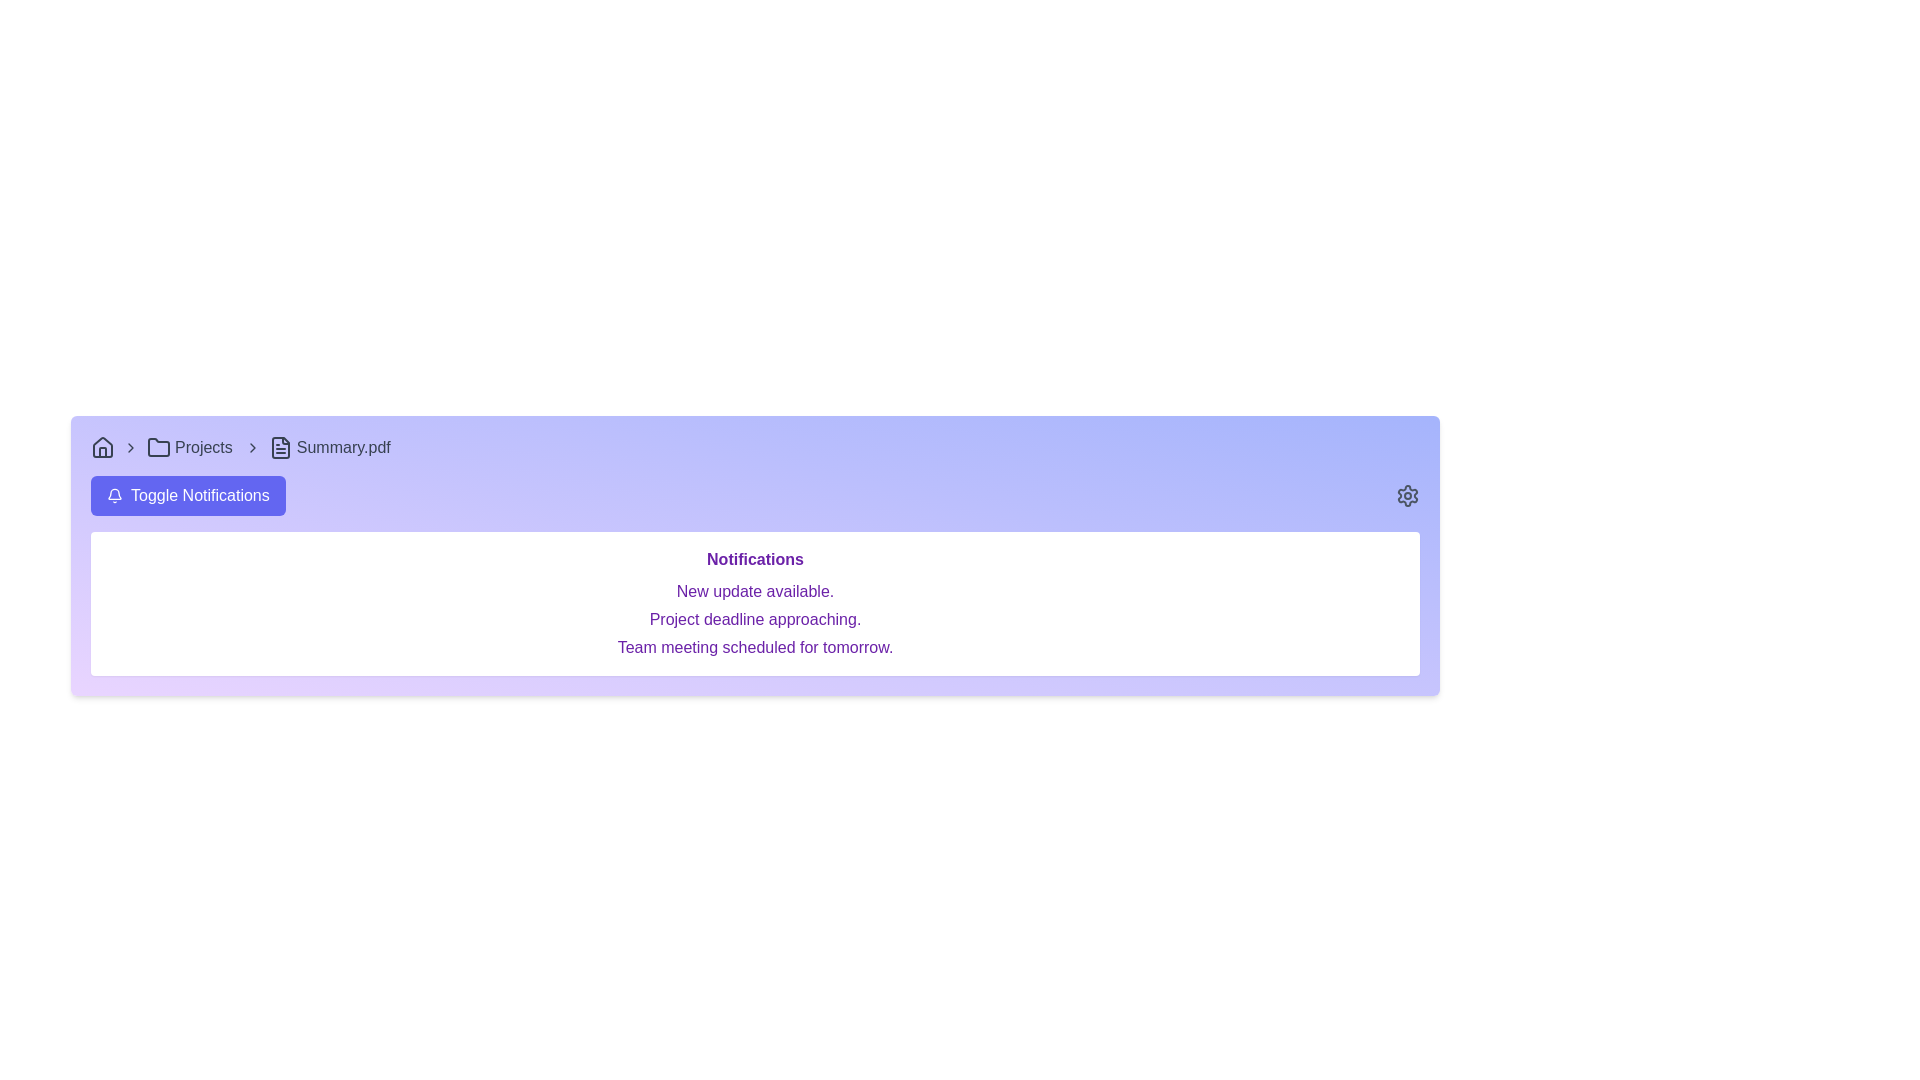 This screenshot has height=1080, width=1920. What do you see at coordinates (101, 446) in the screenshot?
I see `the house icon button located on the left side of the breadcrumb navigation bar` at bounding box center [101, 446].